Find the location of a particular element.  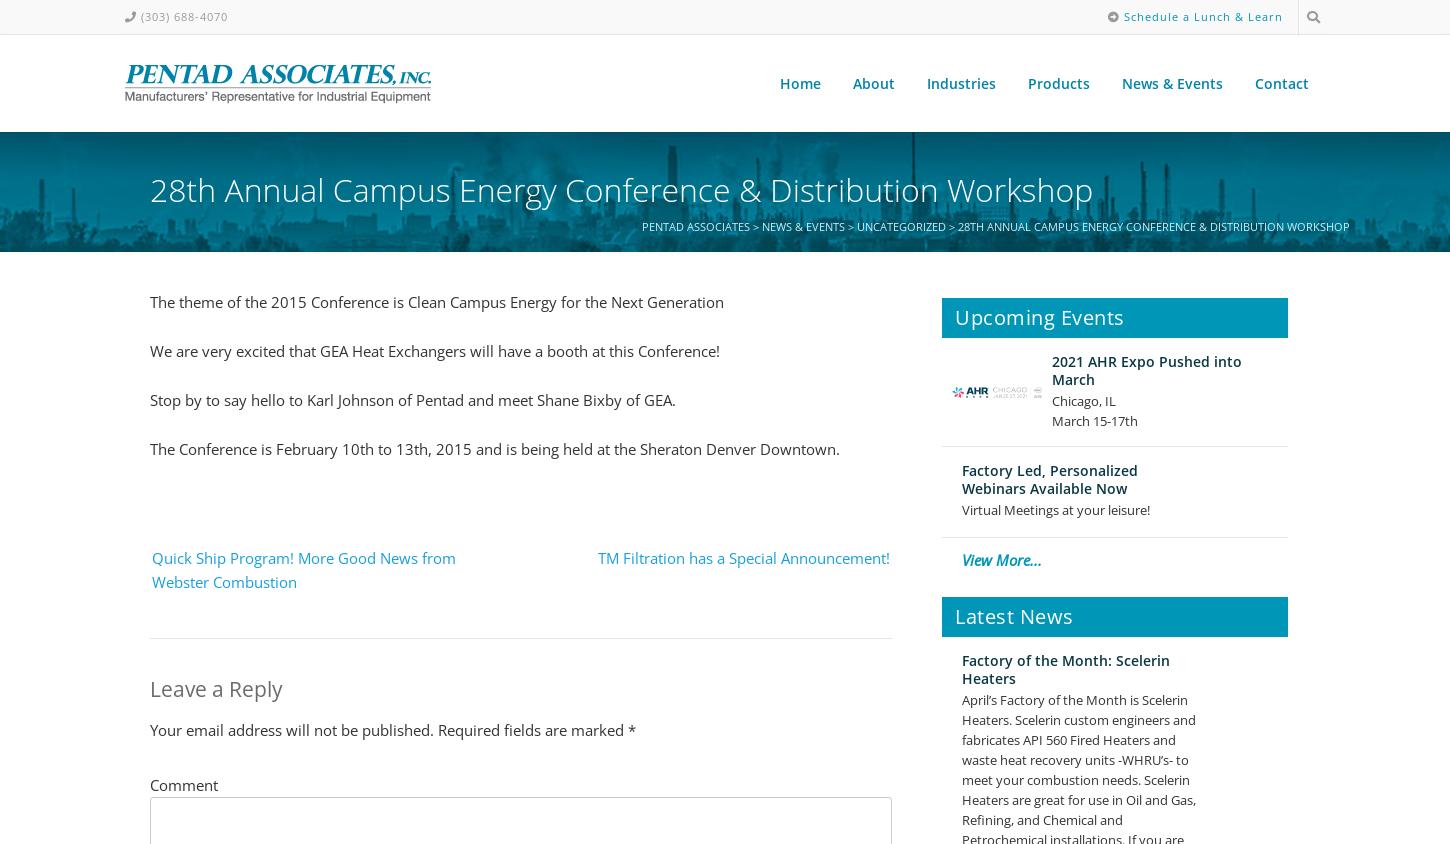

'Leave a Reply' is located at coordinates (215, 687).